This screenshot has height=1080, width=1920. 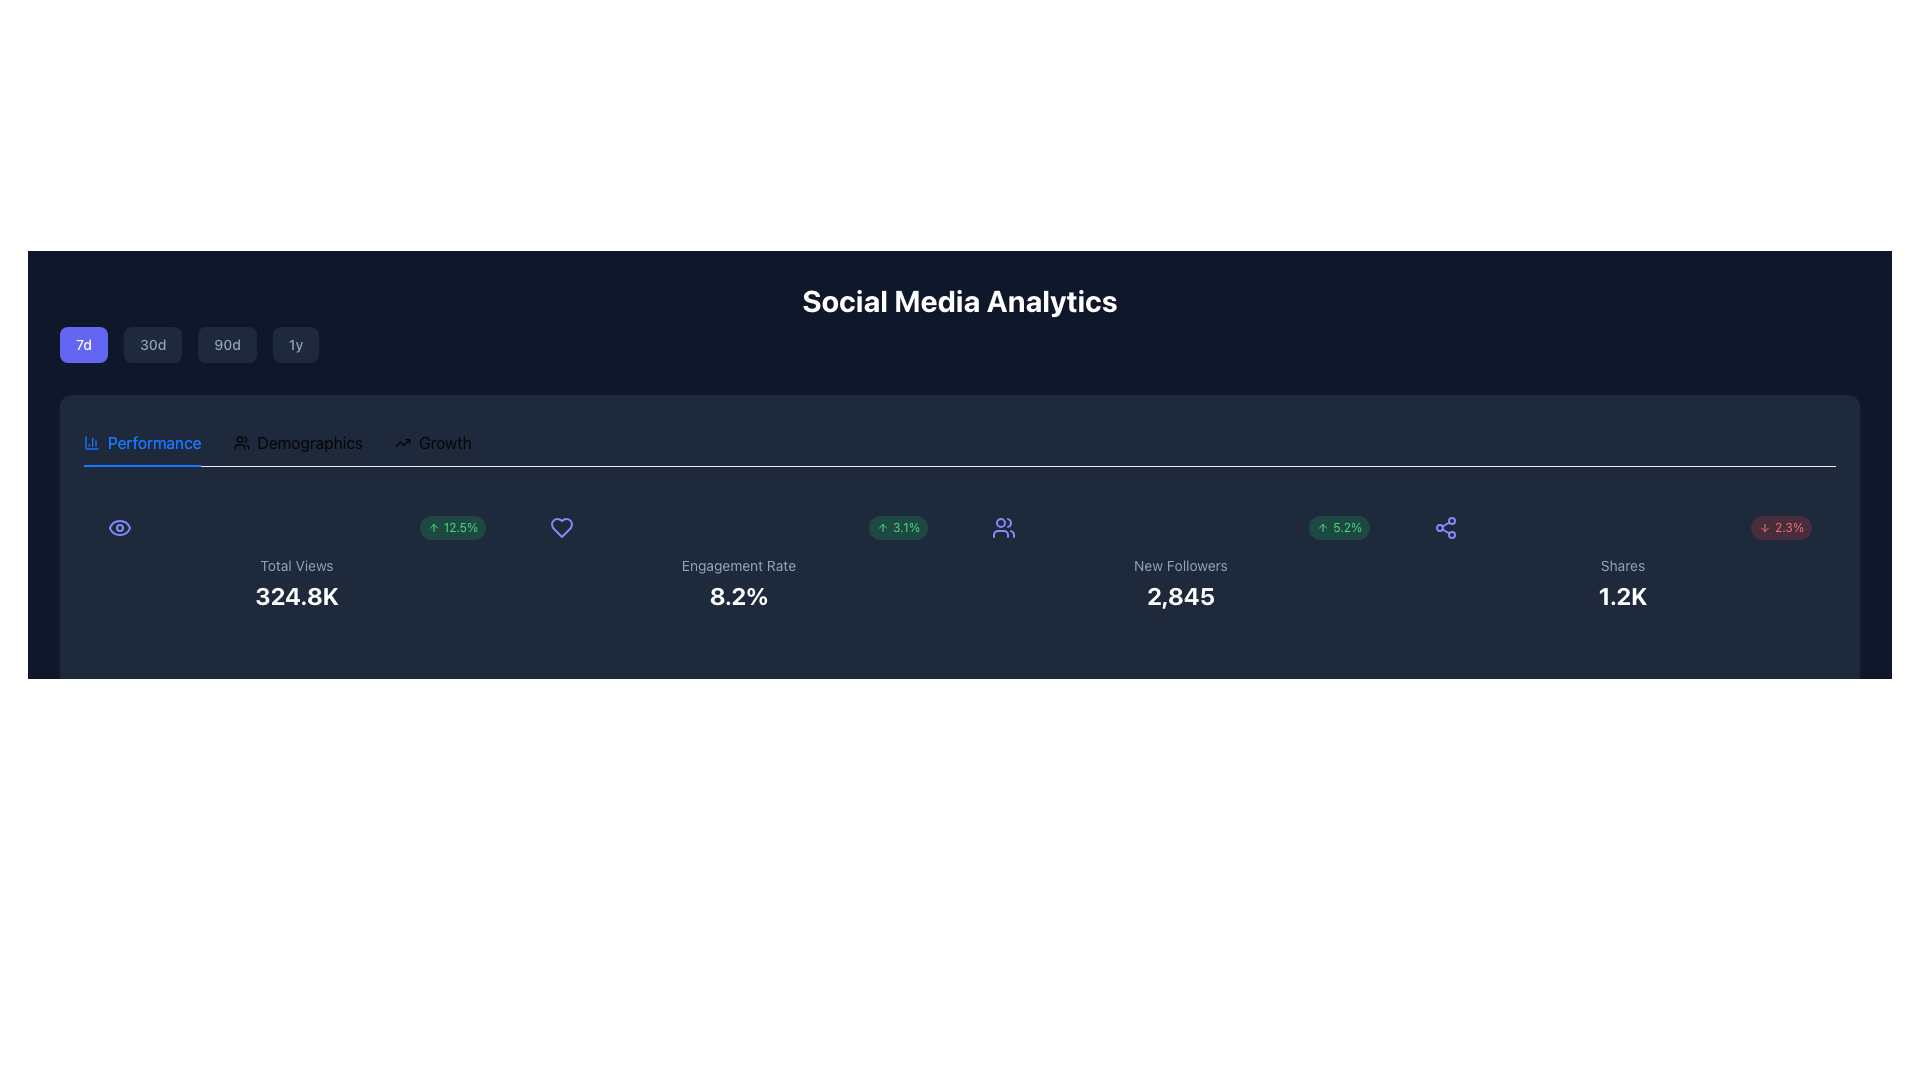 I want to click on the 'Growth' tab in the navigation bar, so click(x=432, y=442).